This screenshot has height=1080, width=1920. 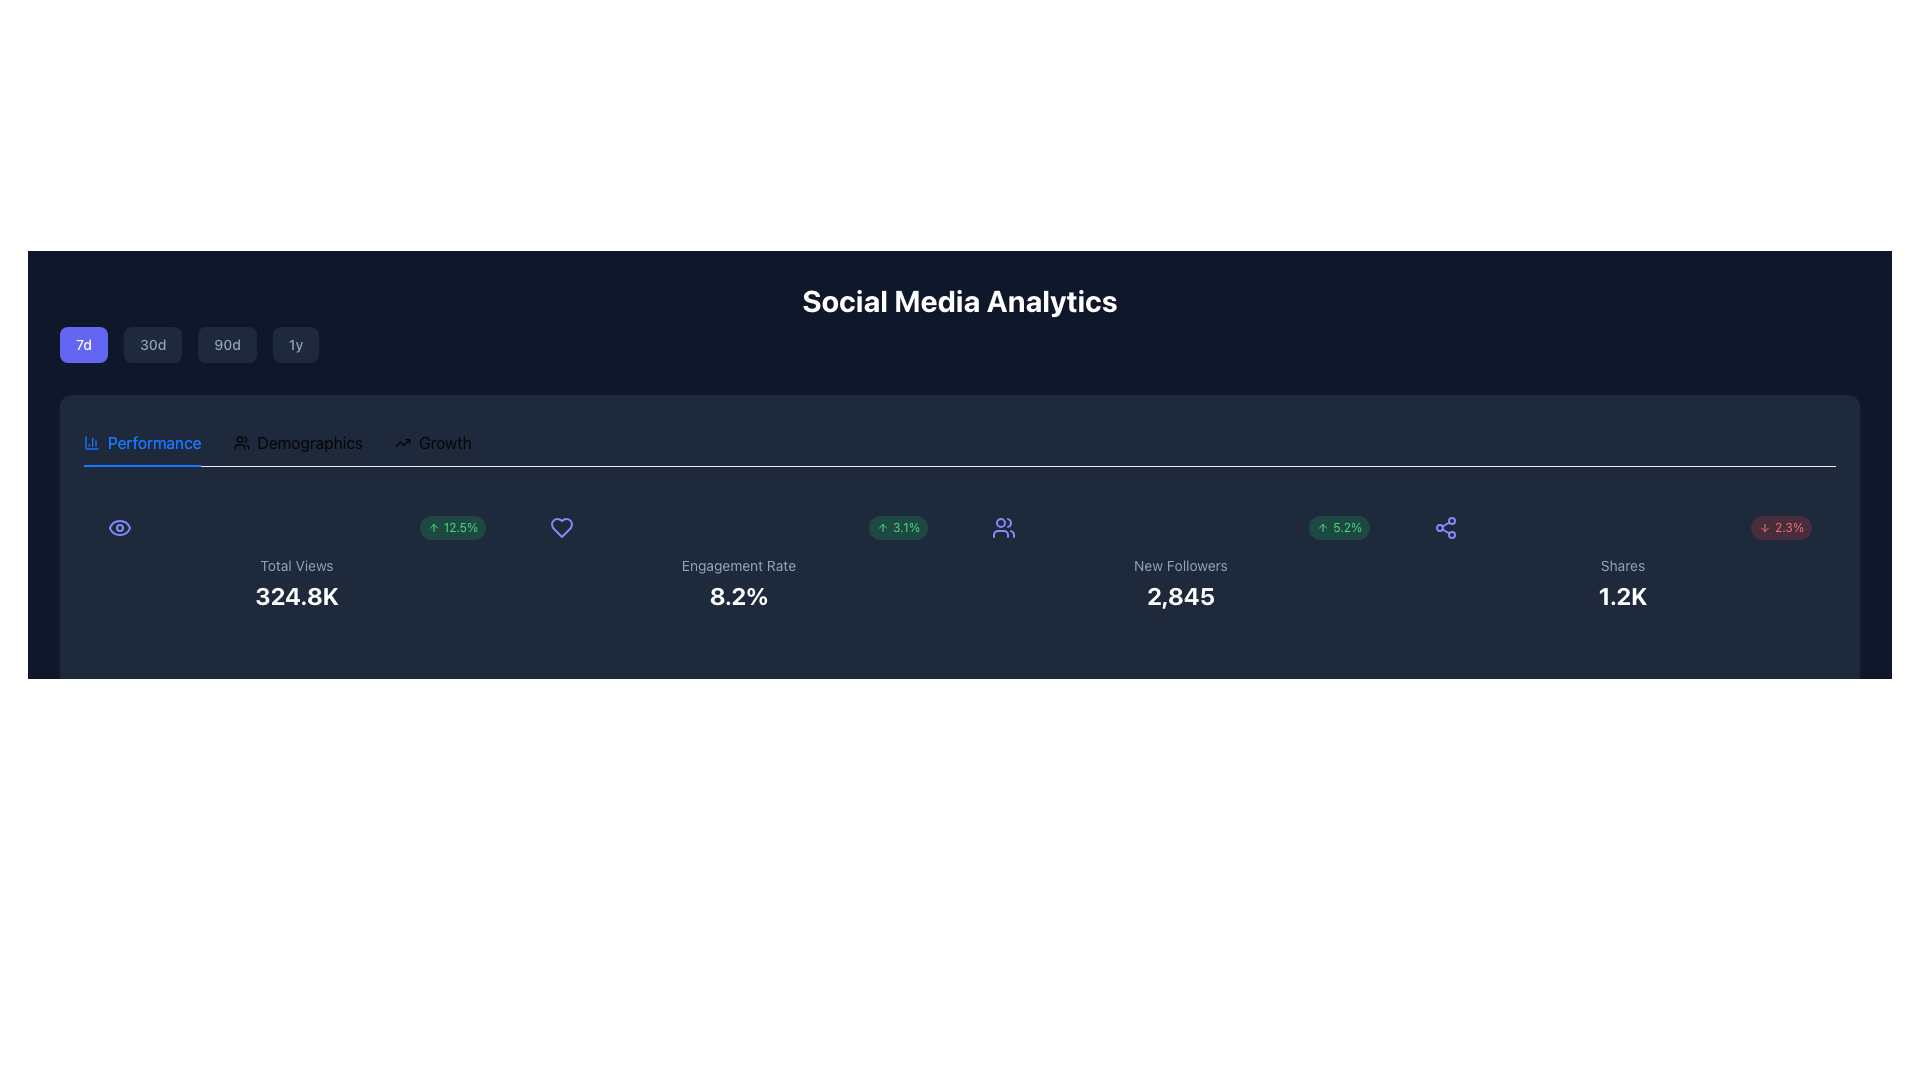 I want to click on the 'Growth' tab in the navigation bar, so click(x=432, y=442).